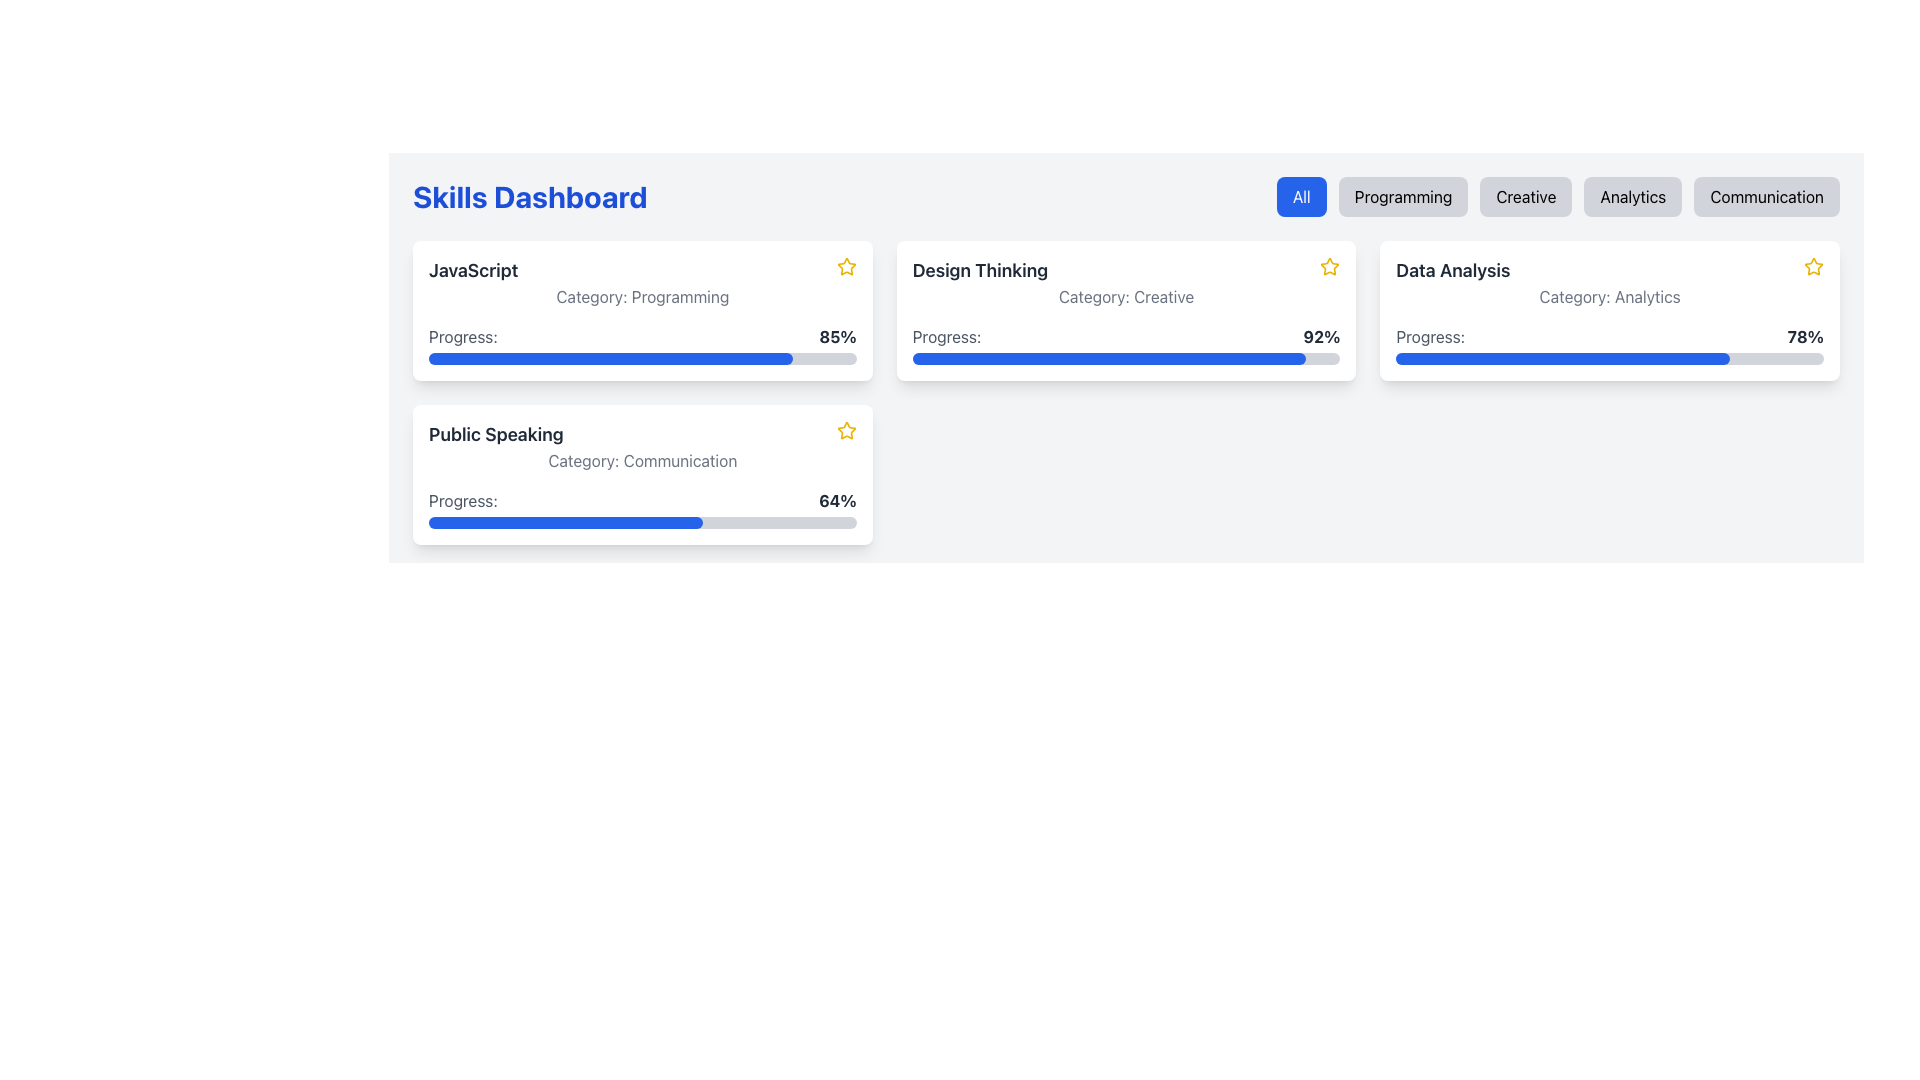  Describe the element at coordinates (462, 500) in the screenshot. I see `the Text Label that indicates the progress percentage for the skill 'Public Speaking', positioned to the left of '64%' and above the blue progress bar` at that location.